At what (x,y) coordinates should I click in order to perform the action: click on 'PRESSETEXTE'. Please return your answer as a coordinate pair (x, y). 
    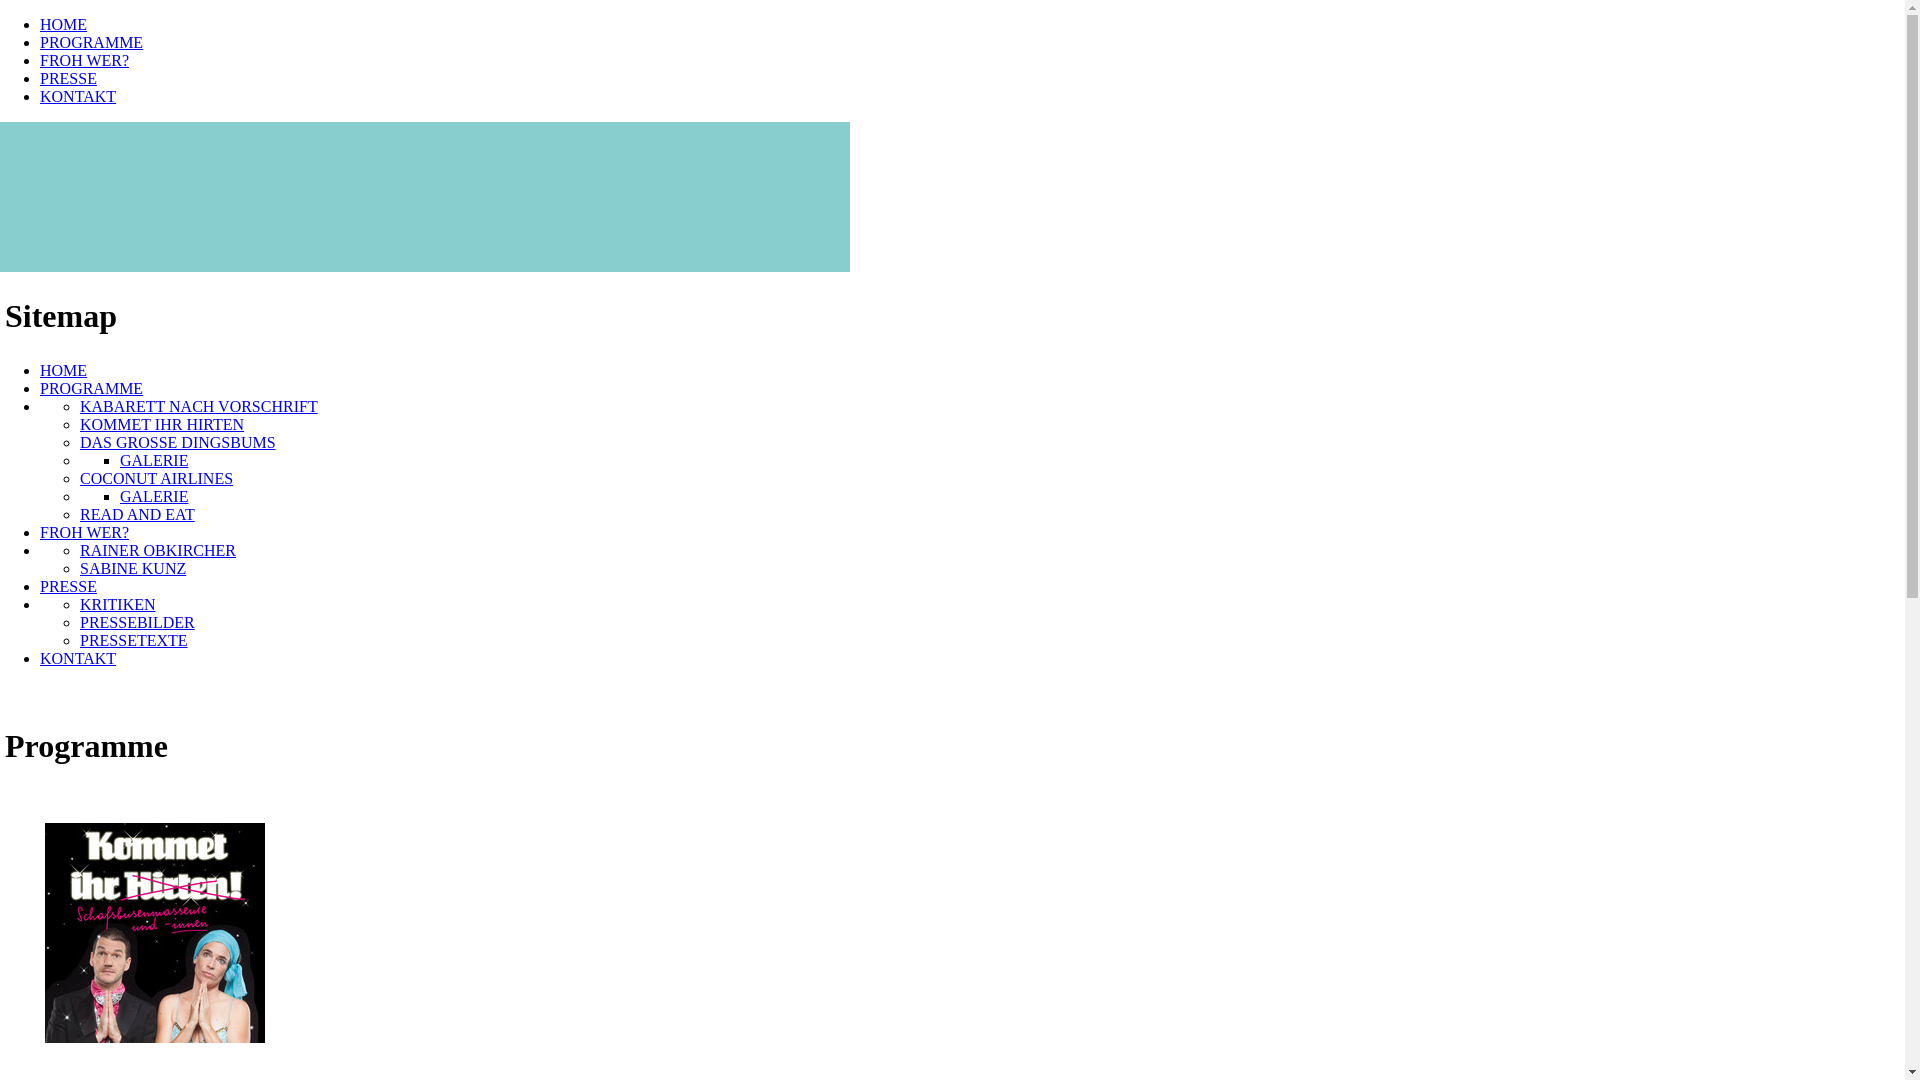
    Looking at the image, I should click on (133, 640).